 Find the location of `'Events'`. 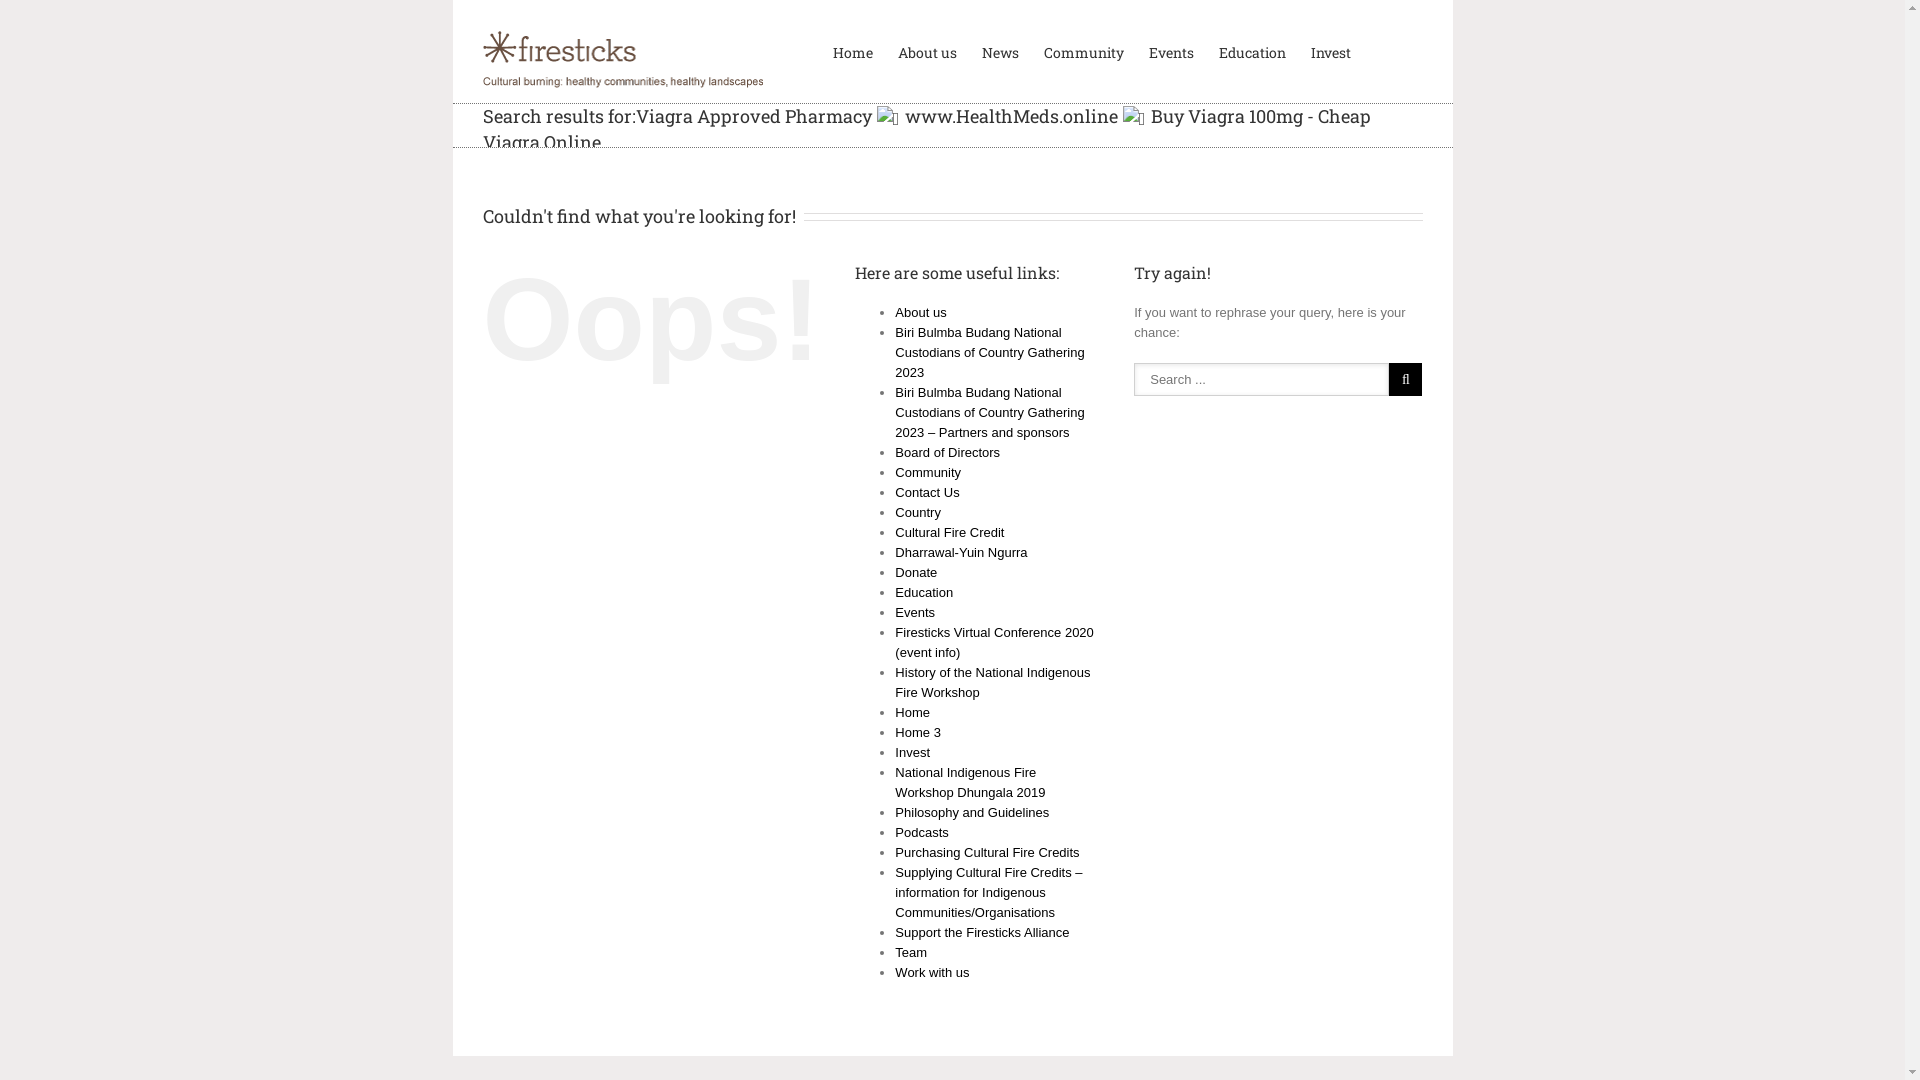

'Events' is located at coordinates (1170, 50).